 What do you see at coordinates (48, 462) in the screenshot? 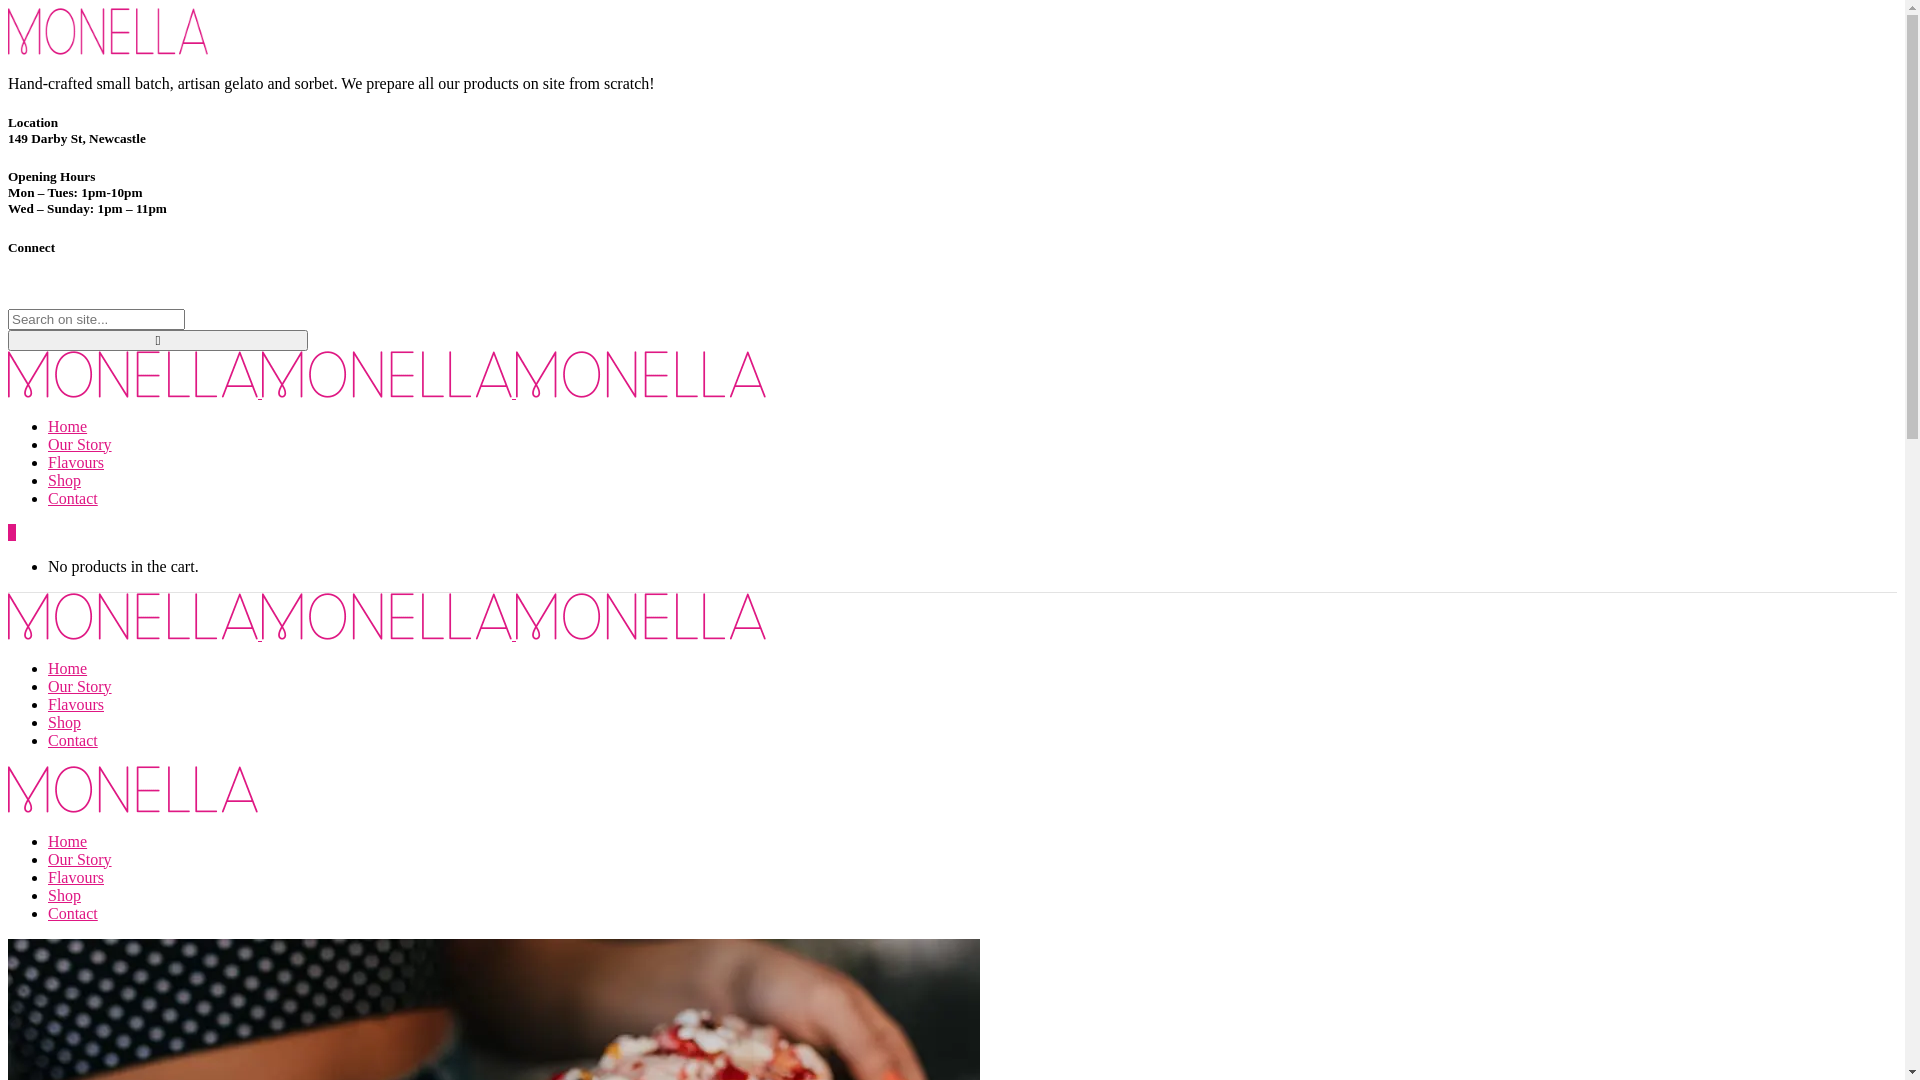
I see `'Flavours'` at bounding box center [48, 462].